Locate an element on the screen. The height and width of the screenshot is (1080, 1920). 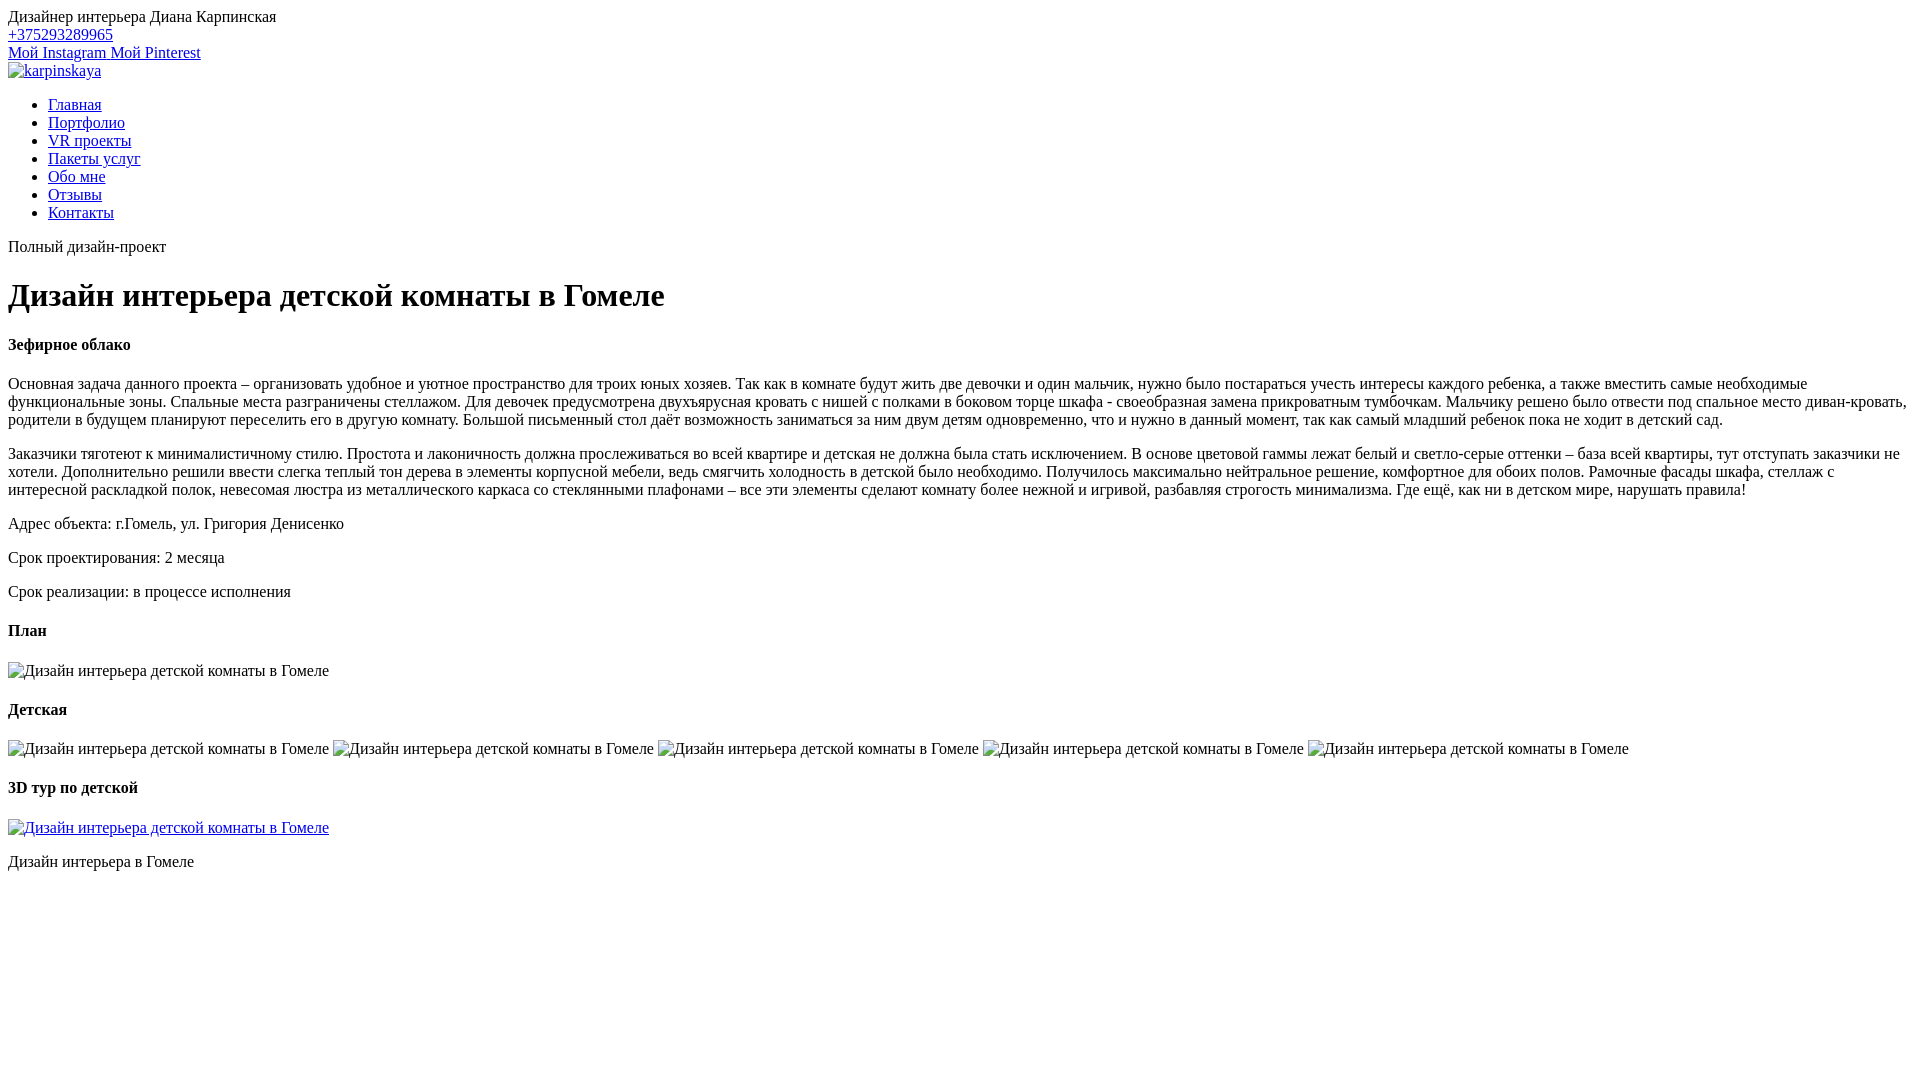
'+375293289965' is located at coordinates (60, 34).